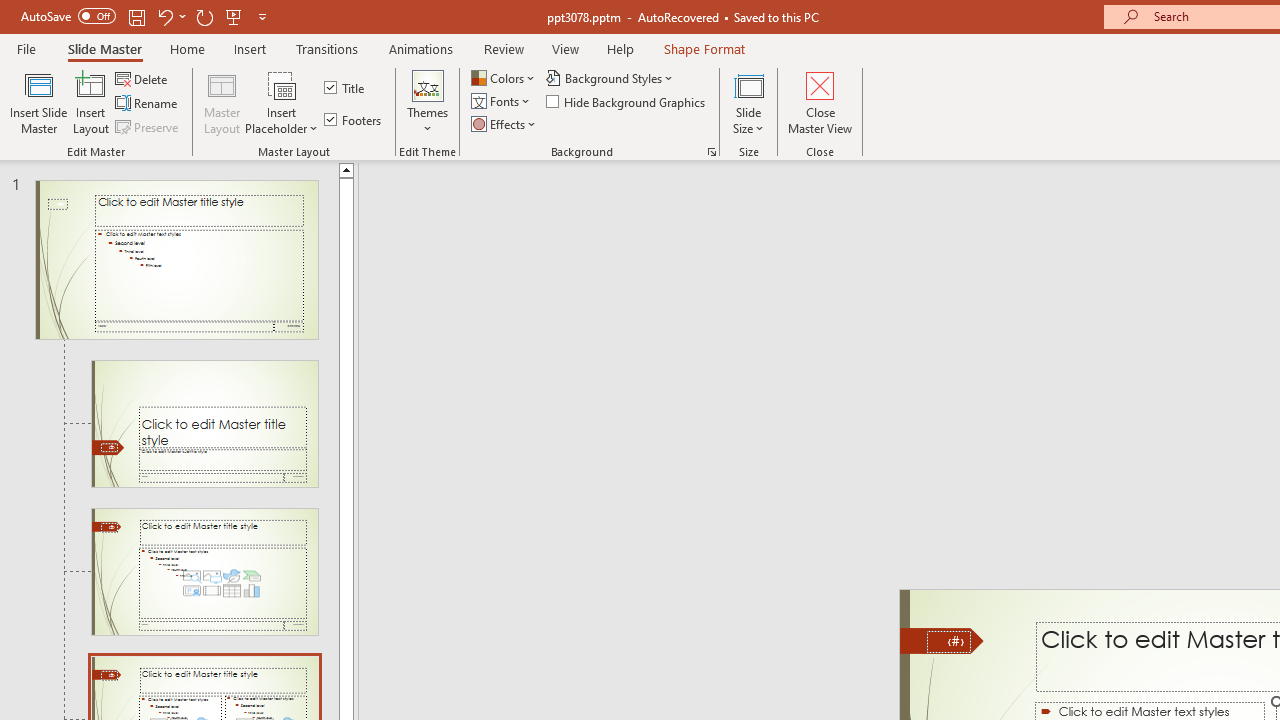  I want to click on 'Insert Layout', so click(90, 103).